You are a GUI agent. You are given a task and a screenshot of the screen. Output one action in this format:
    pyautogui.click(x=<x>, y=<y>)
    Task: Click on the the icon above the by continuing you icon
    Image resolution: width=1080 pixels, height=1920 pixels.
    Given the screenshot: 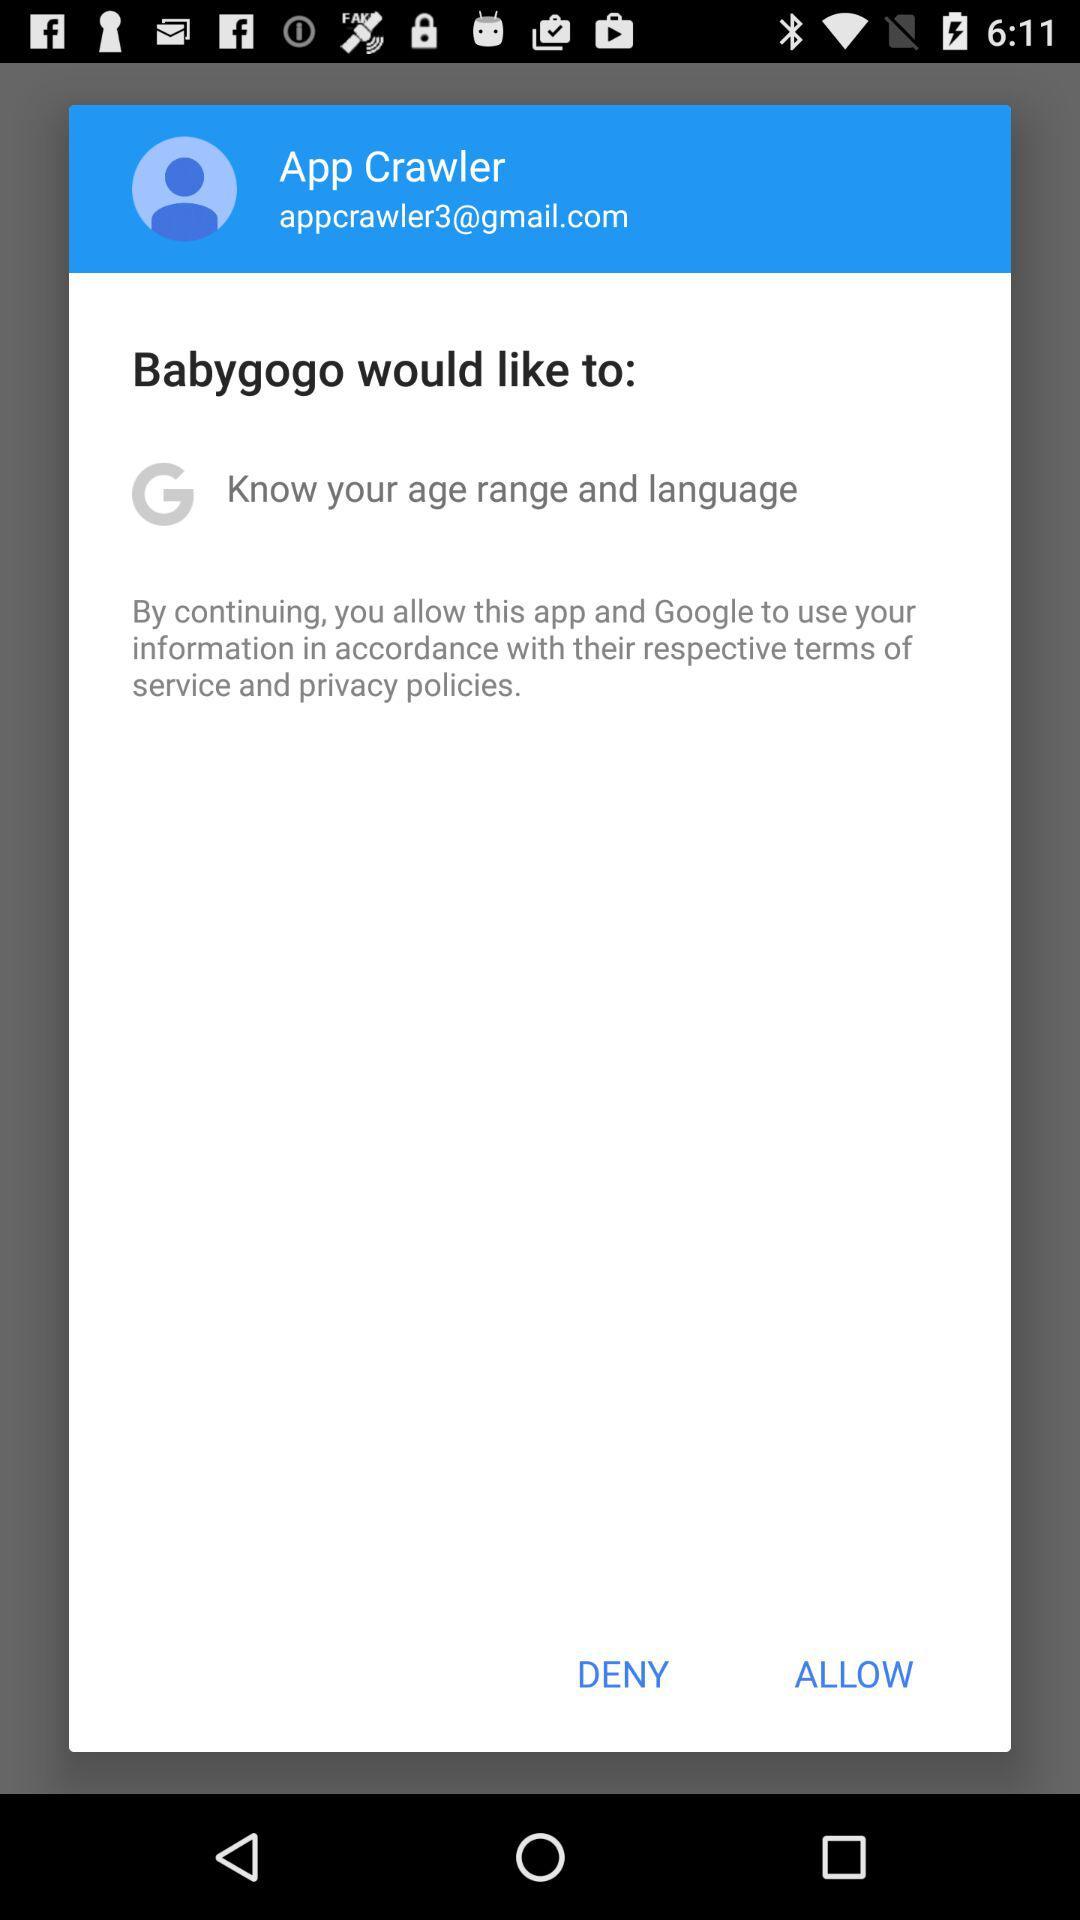 What is the action you would take?
    pyautogui.click(x=511, y=487)
    